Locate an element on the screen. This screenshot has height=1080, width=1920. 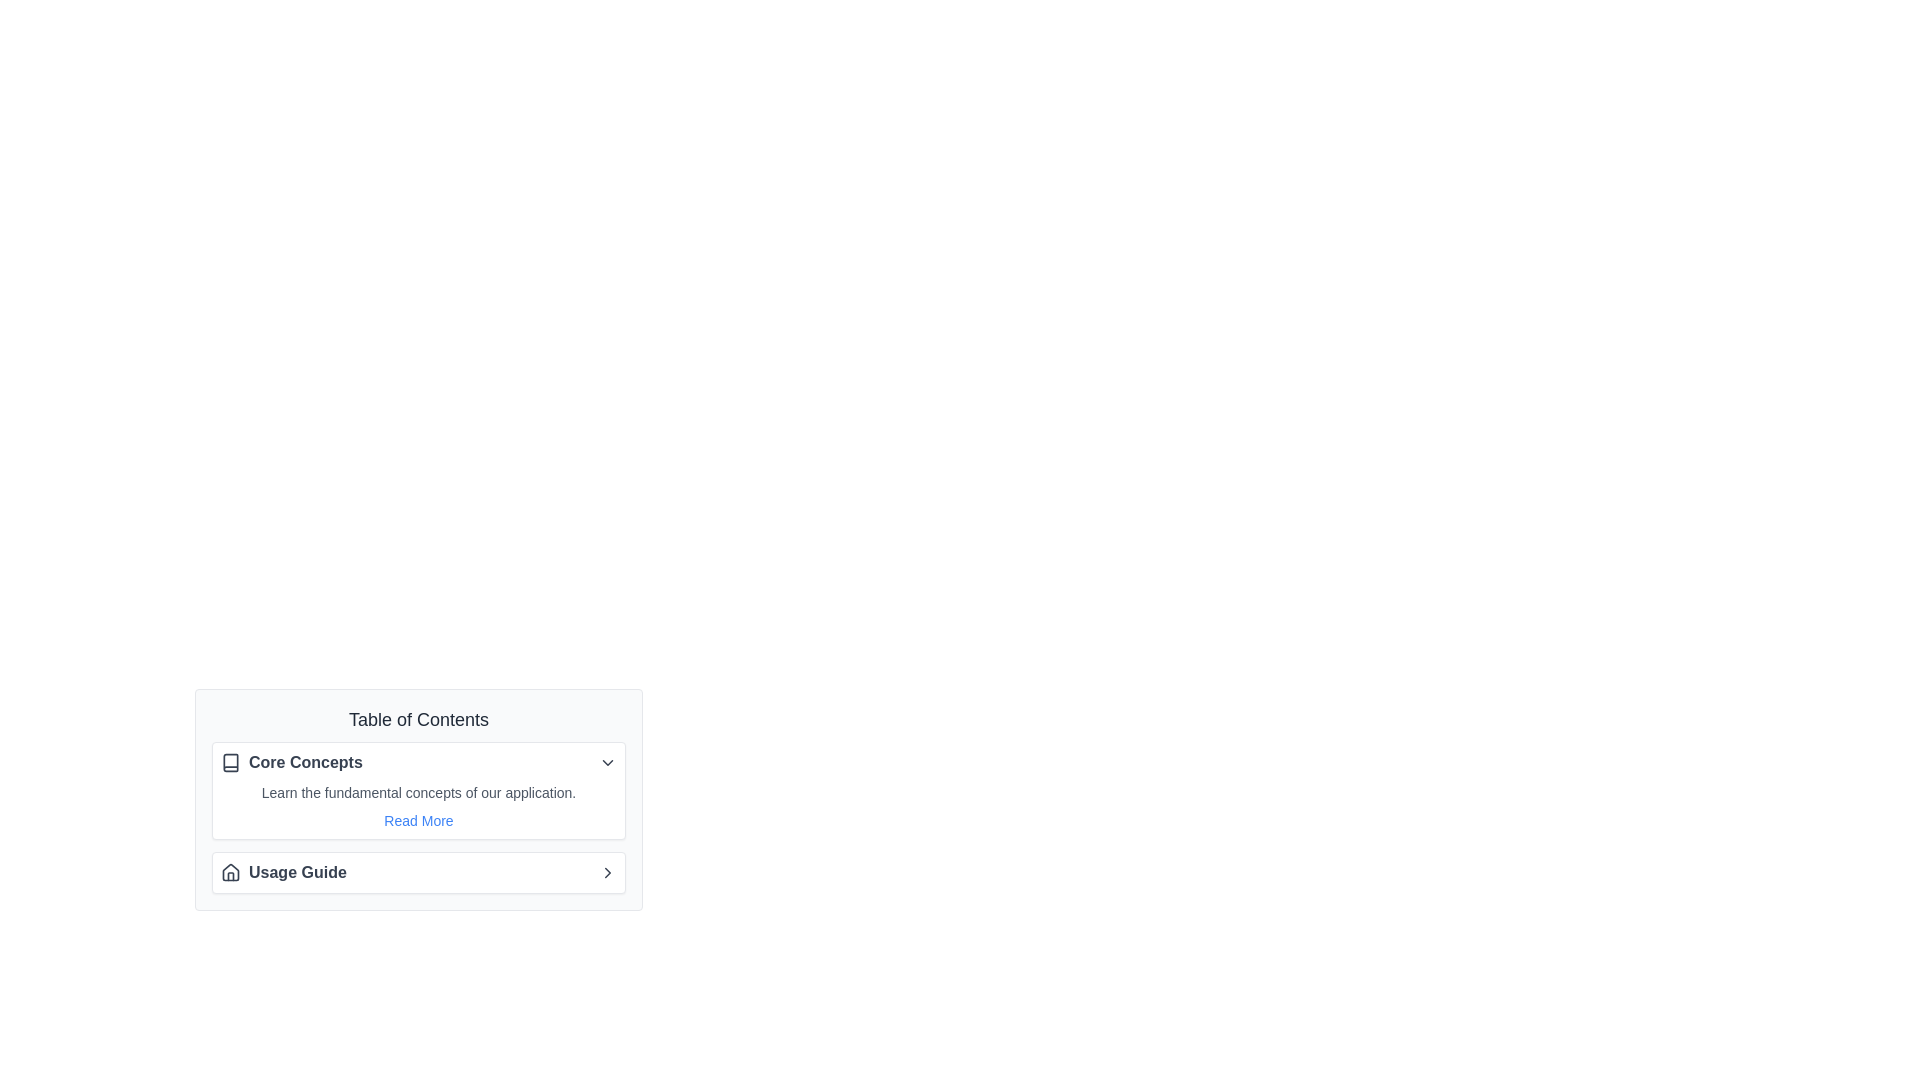
the SVG Icon representing 'Core Concepts', which is positioned to the left of the 'Core Concepts' label is located at coordinates (230, 763).